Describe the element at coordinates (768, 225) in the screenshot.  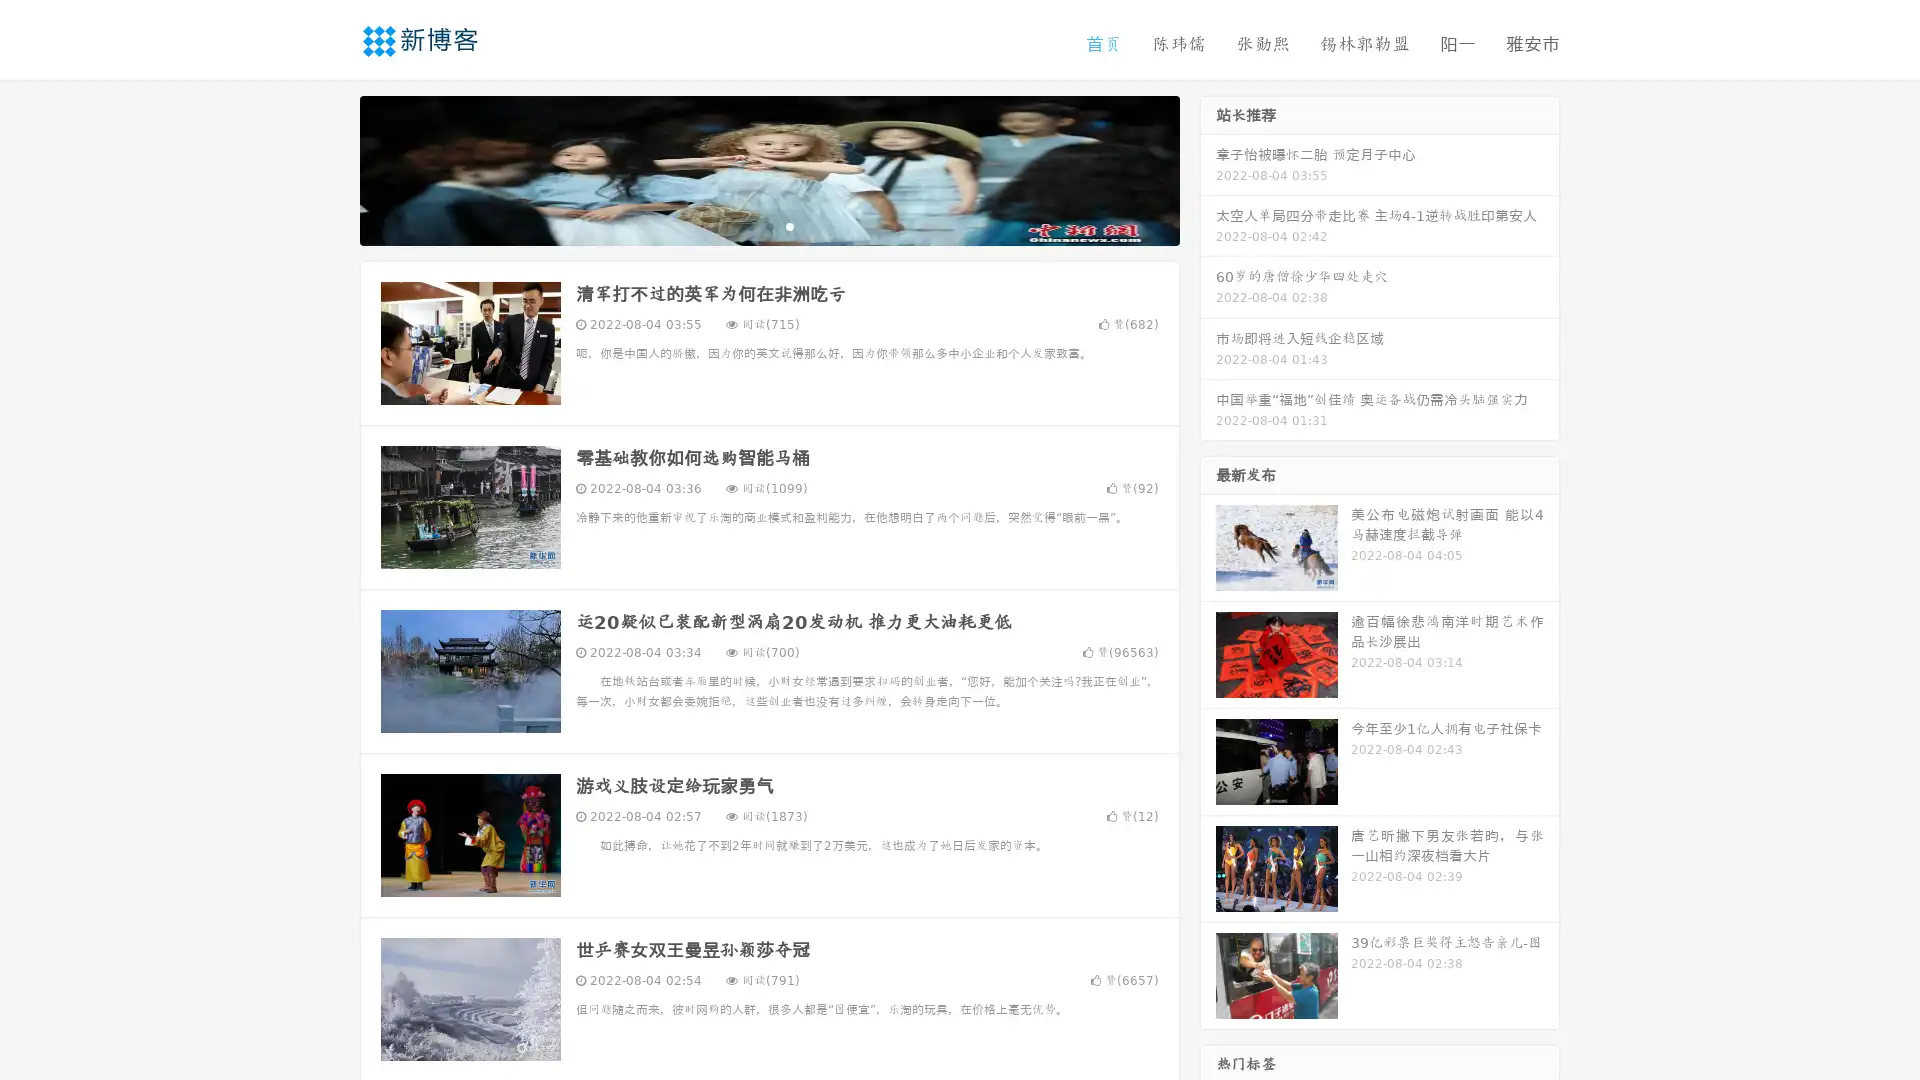
I see `Go to slide 2` at that location.